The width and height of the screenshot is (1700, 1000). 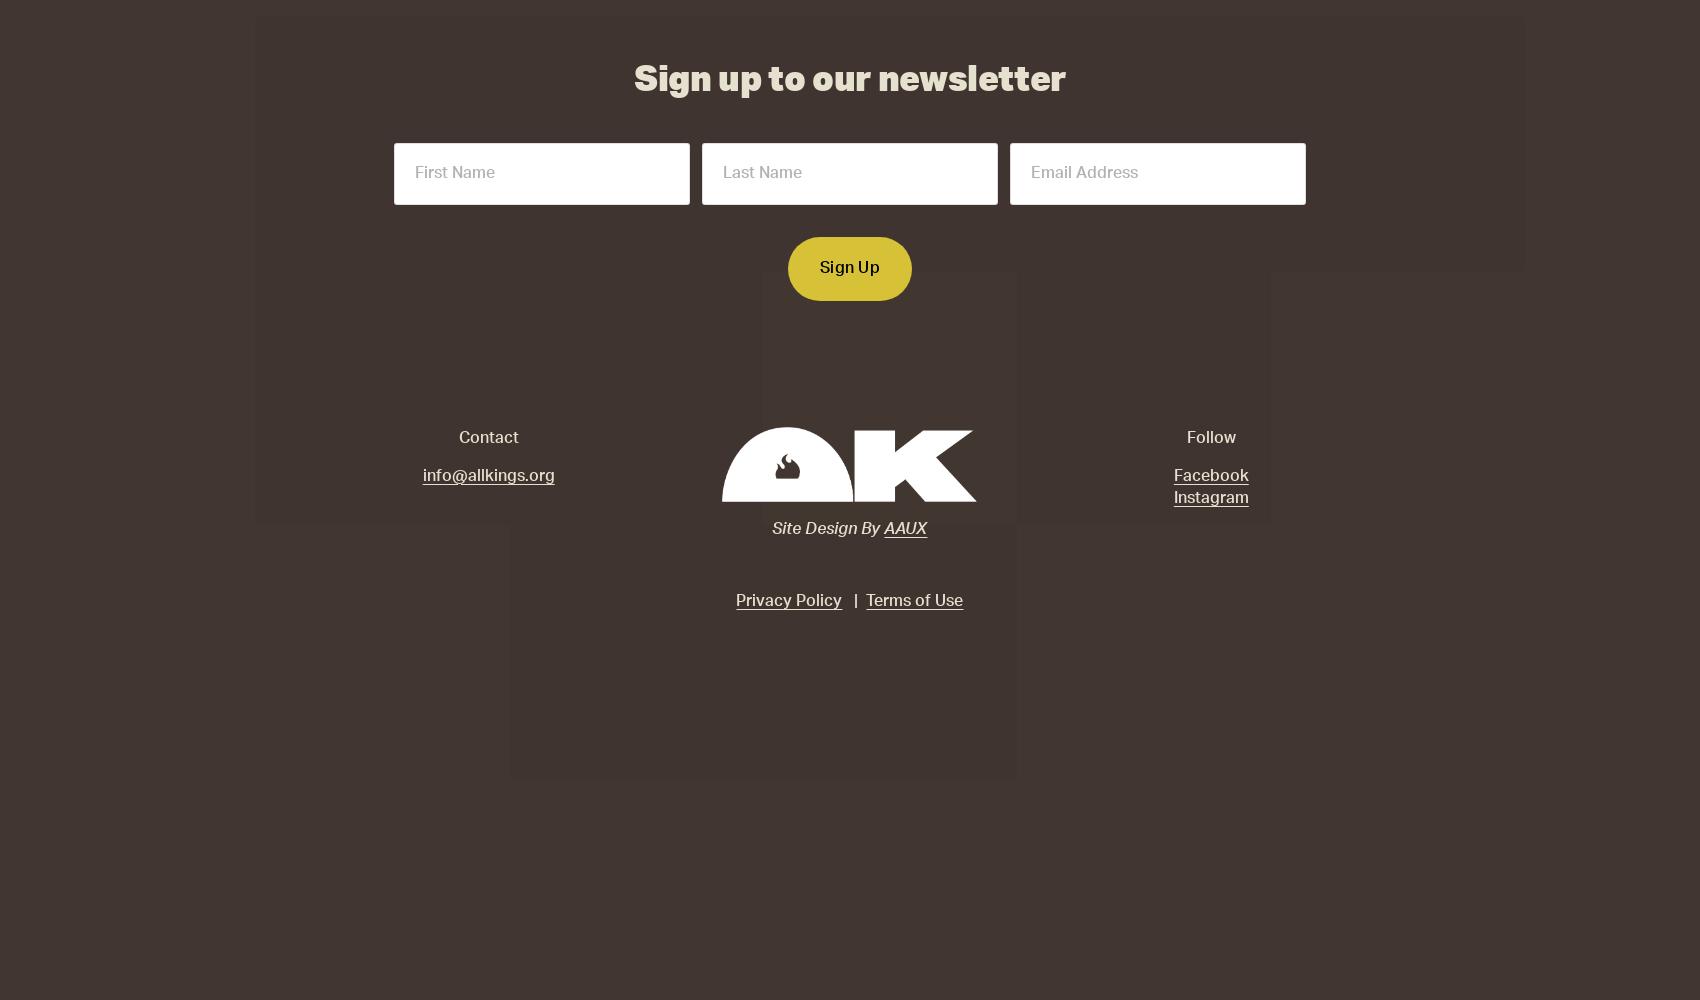 What do you see at coordinates (1209, 474) in the screenshot?
I see `'Facebook'` at bounding box center [1209, 474].